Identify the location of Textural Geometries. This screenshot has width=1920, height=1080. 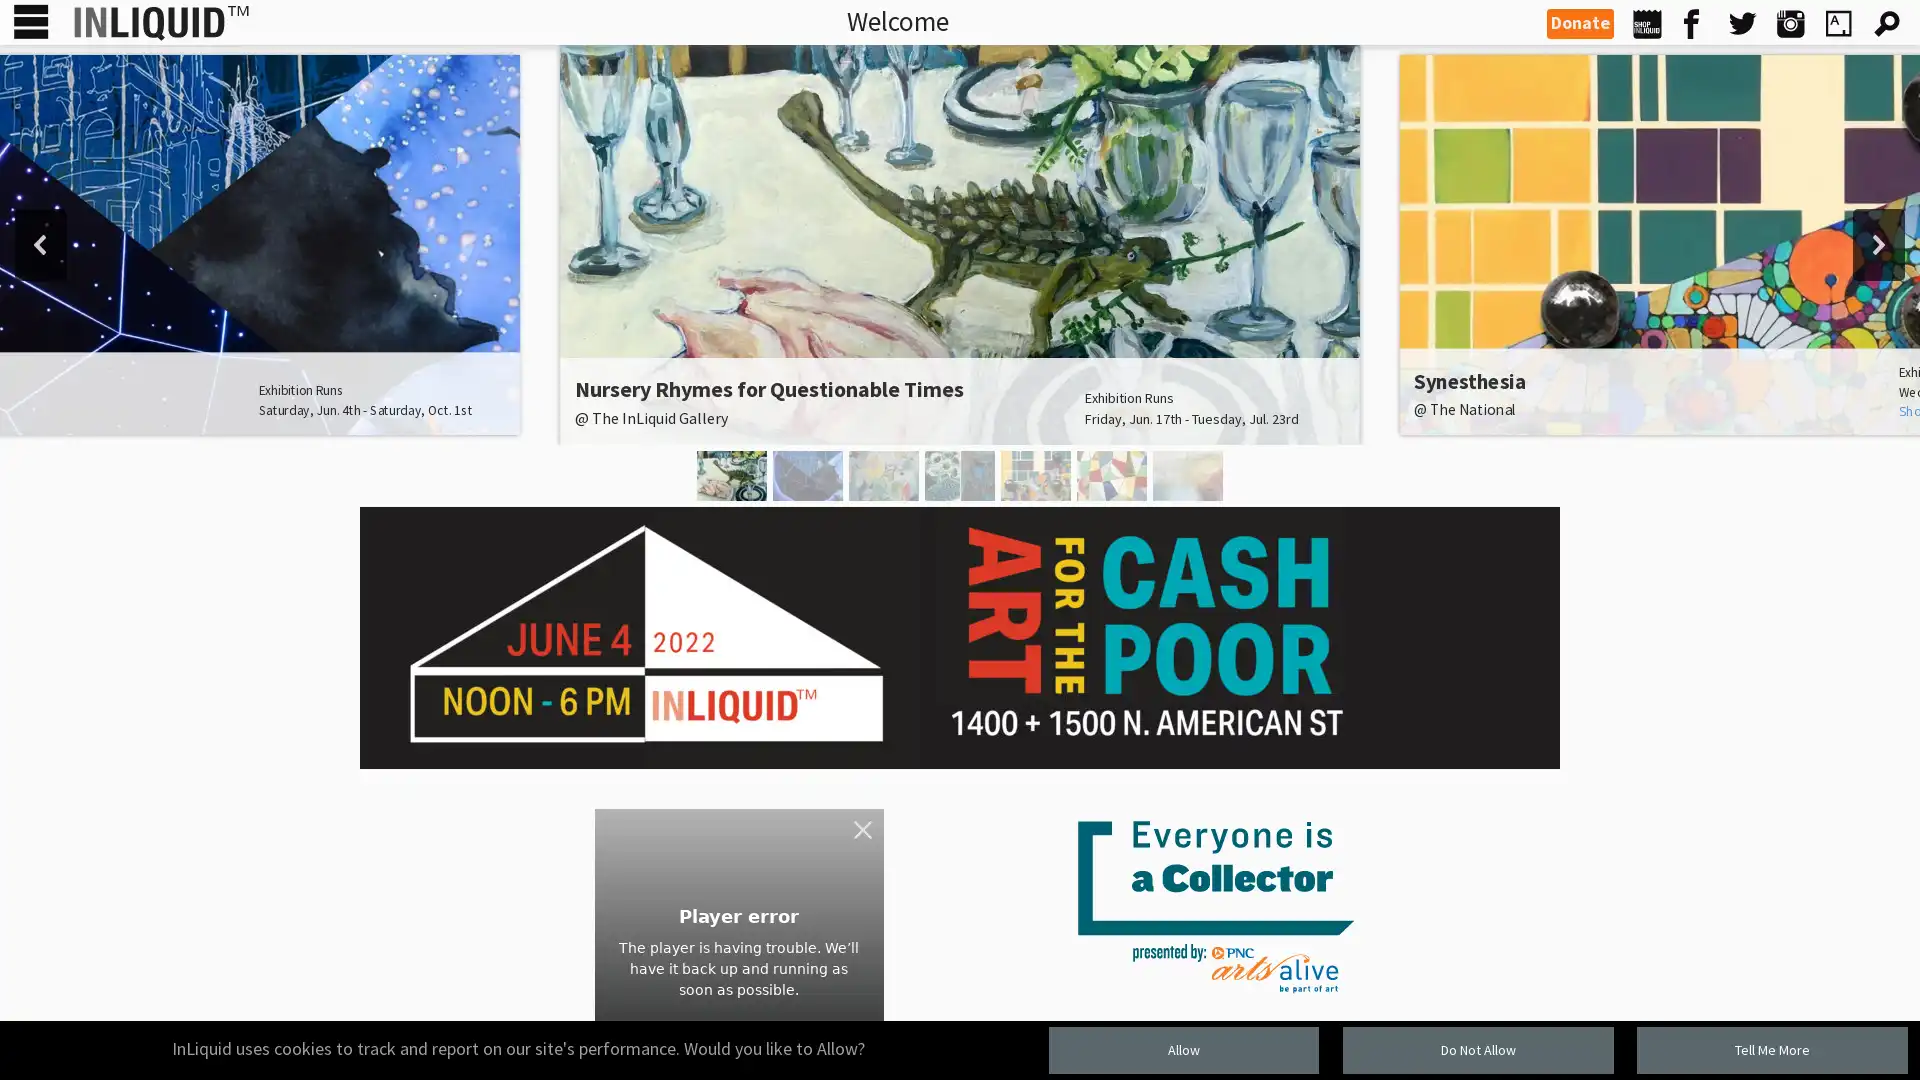
(960, 475).